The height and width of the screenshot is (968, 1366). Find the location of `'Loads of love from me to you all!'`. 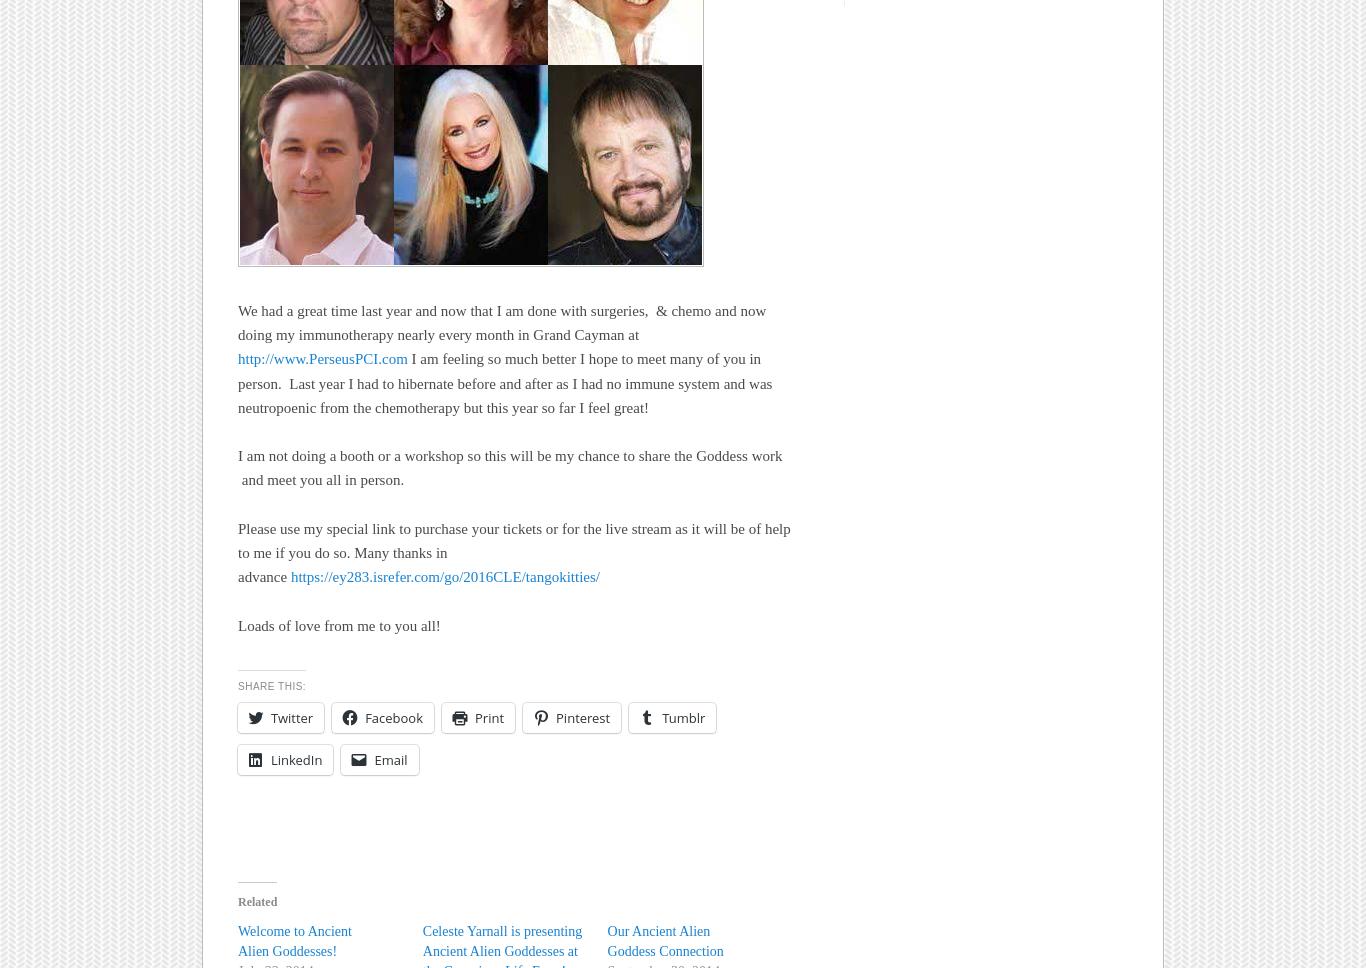

'Loads of love from me to you all!' is located at coordinates (339, 624).